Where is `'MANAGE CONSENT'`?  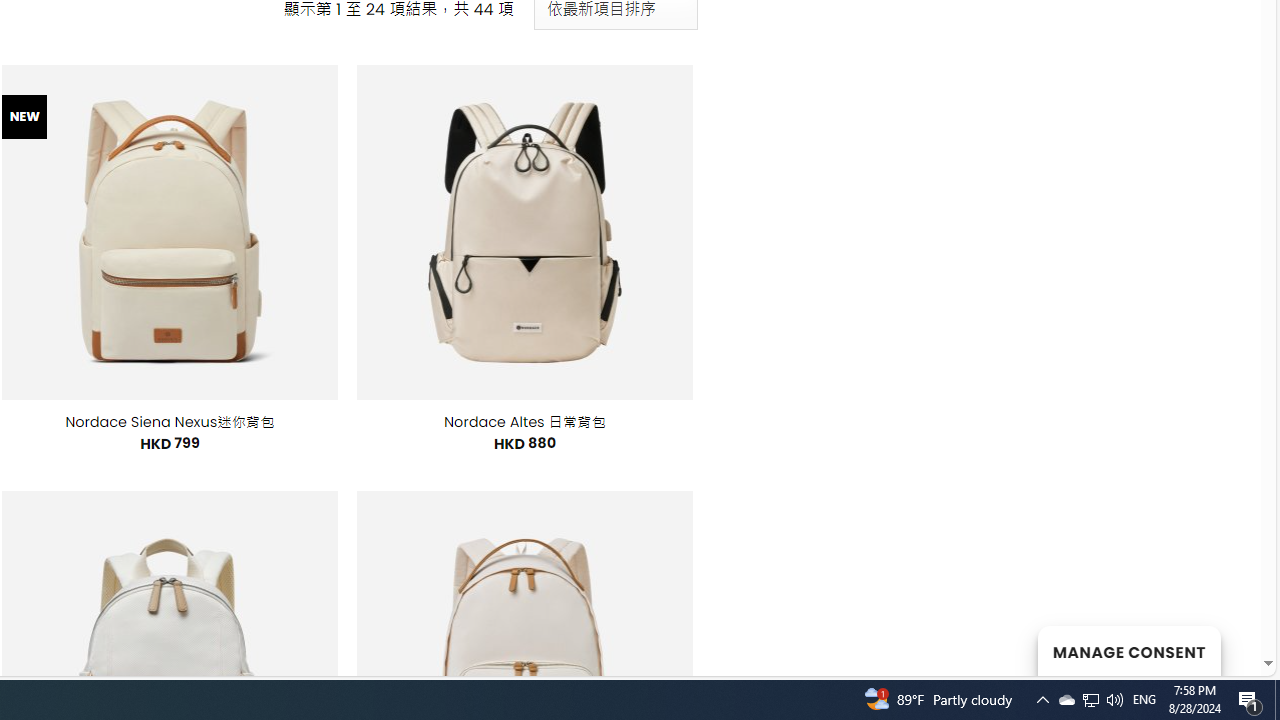 'MANAGE CONSENT' is located at coordinates (1128, 650).